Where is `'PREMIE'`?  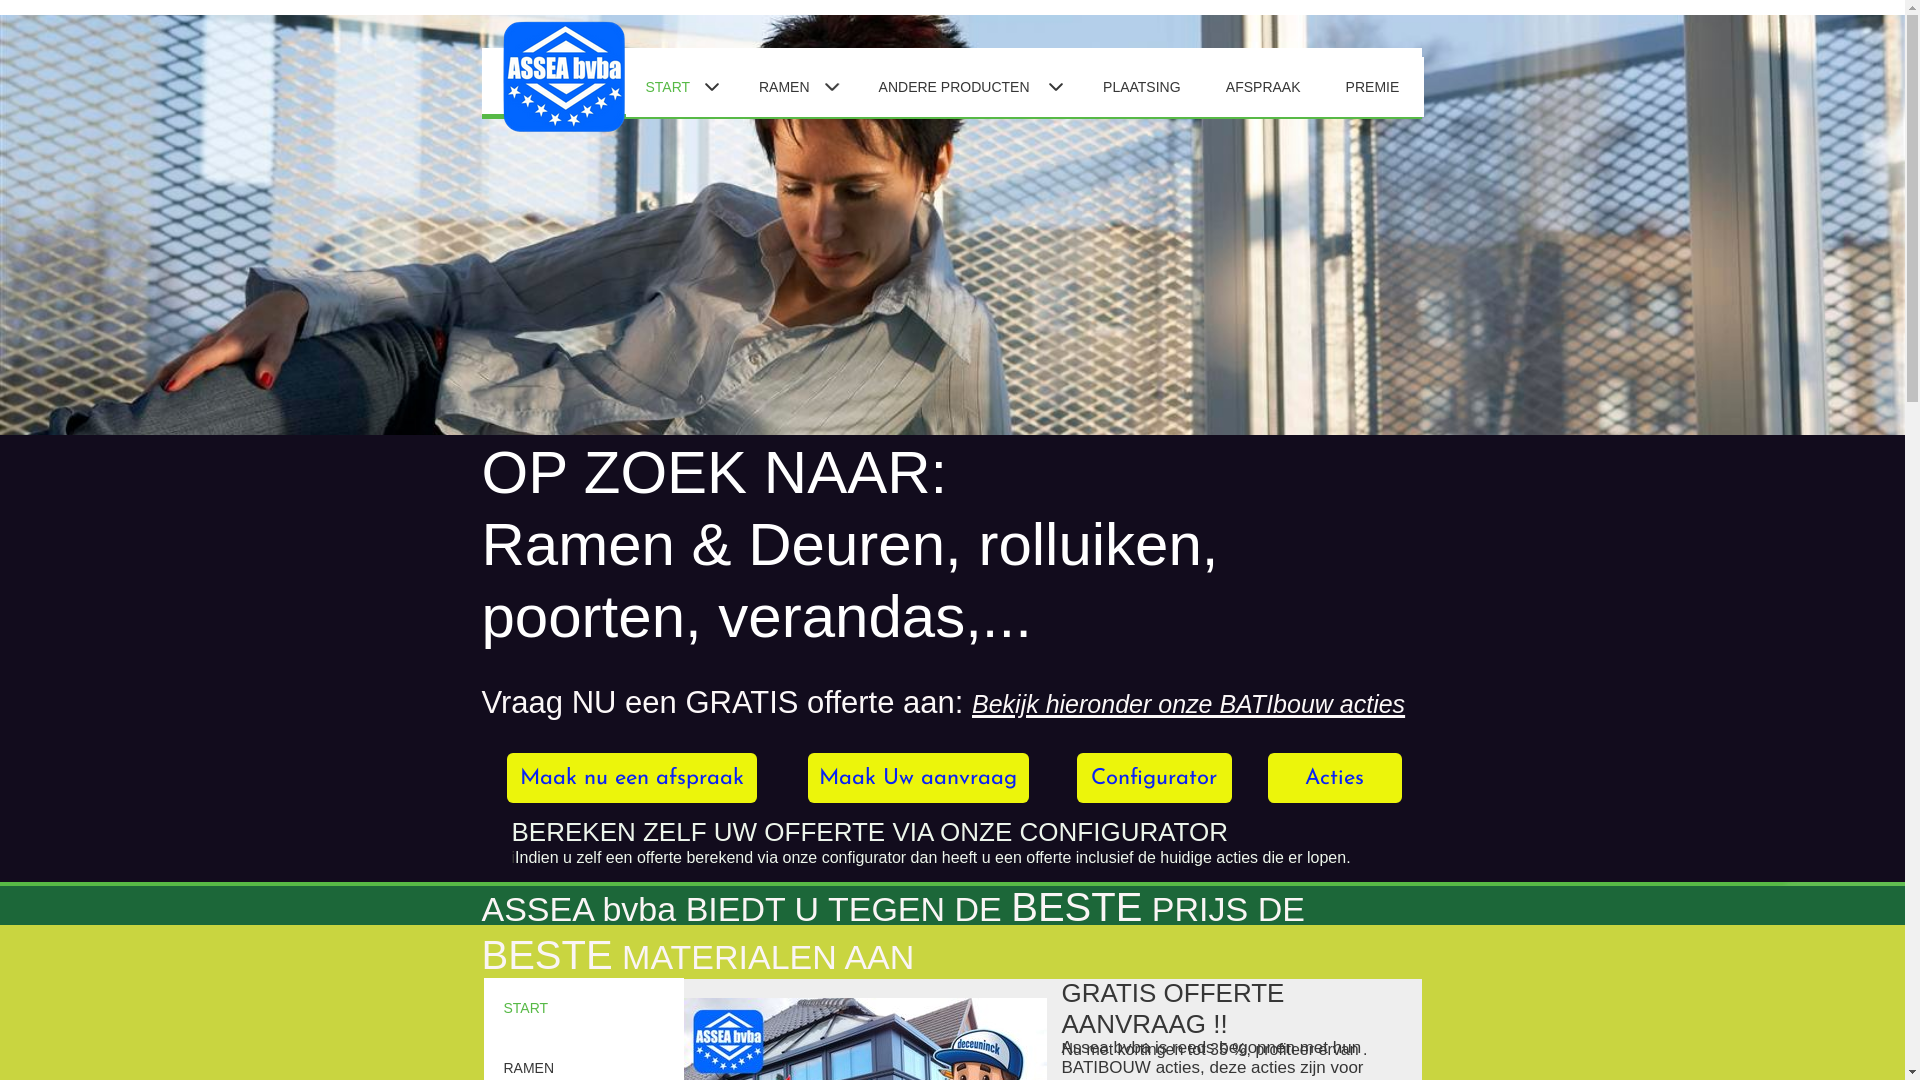 'PREMIE' is located at coordinates (1373, 84).